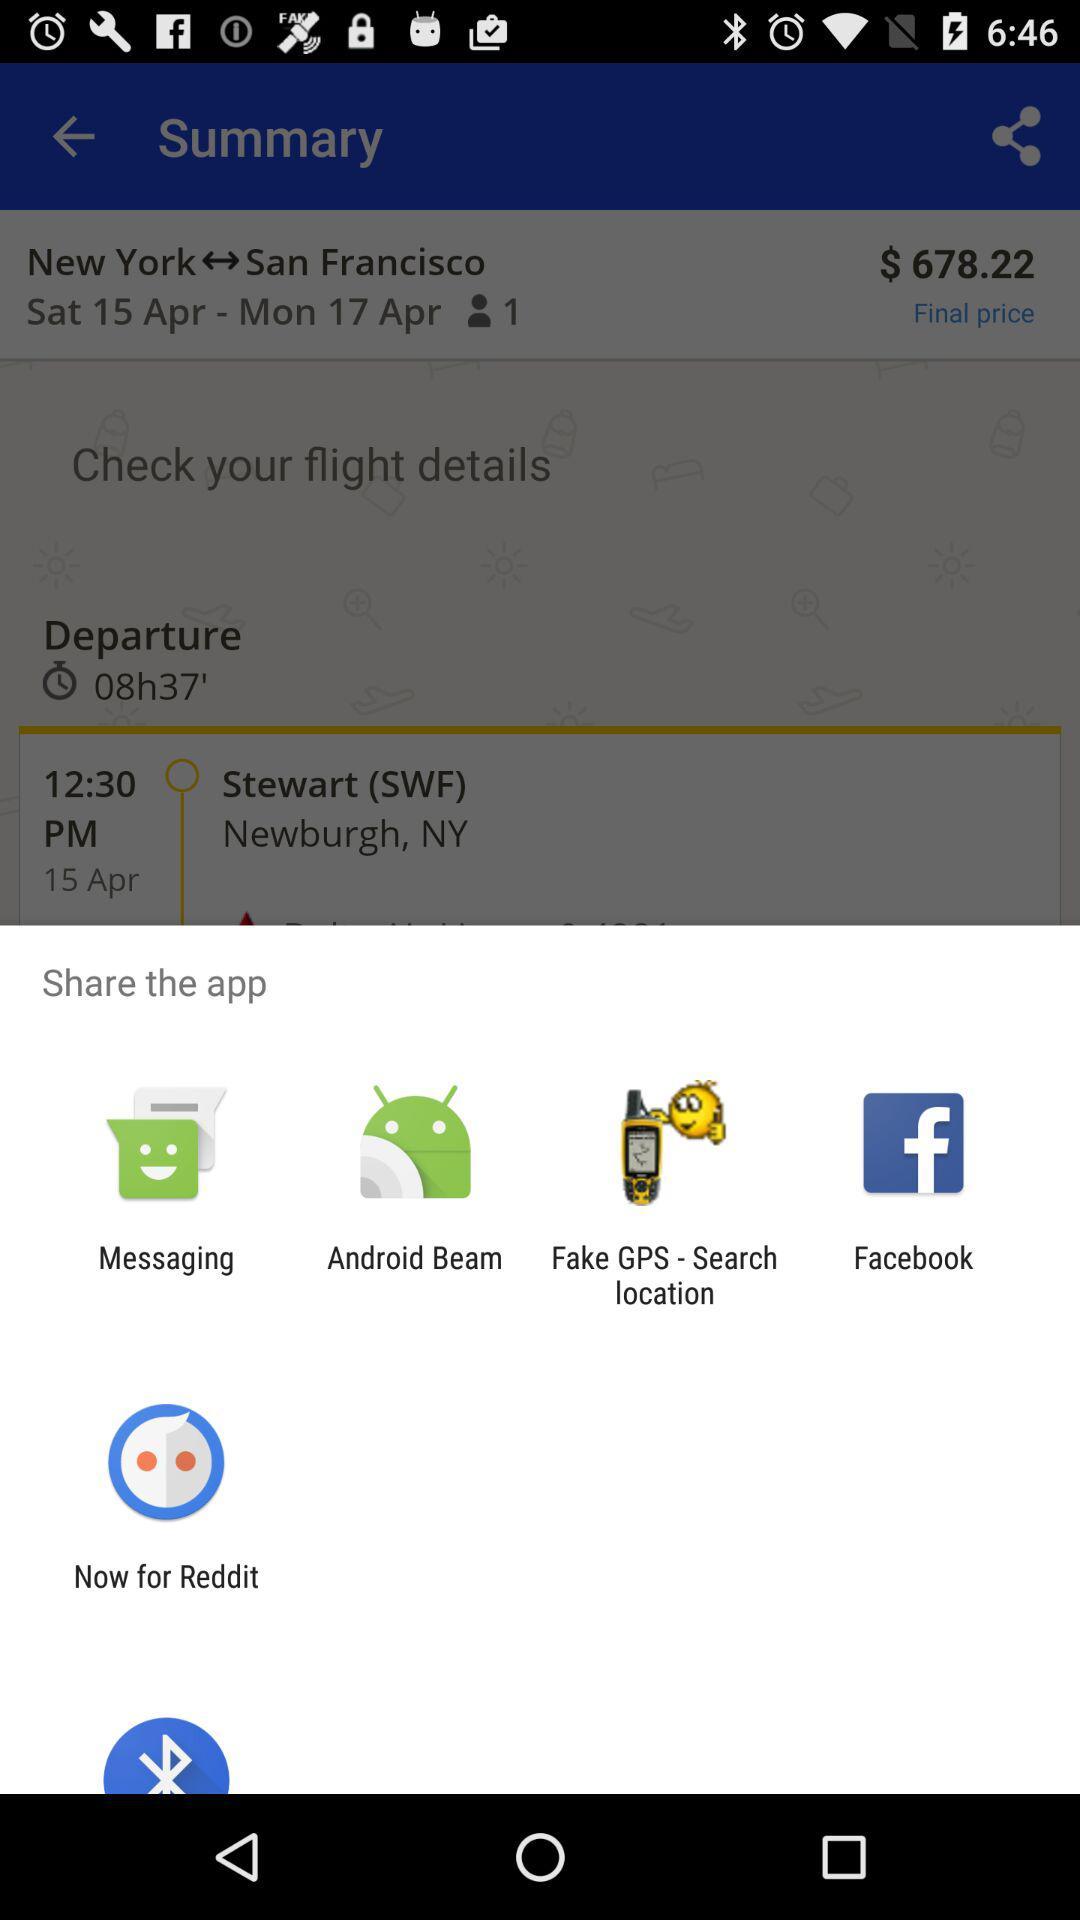  I want to click on the facebook icon, so click(913, 1274).